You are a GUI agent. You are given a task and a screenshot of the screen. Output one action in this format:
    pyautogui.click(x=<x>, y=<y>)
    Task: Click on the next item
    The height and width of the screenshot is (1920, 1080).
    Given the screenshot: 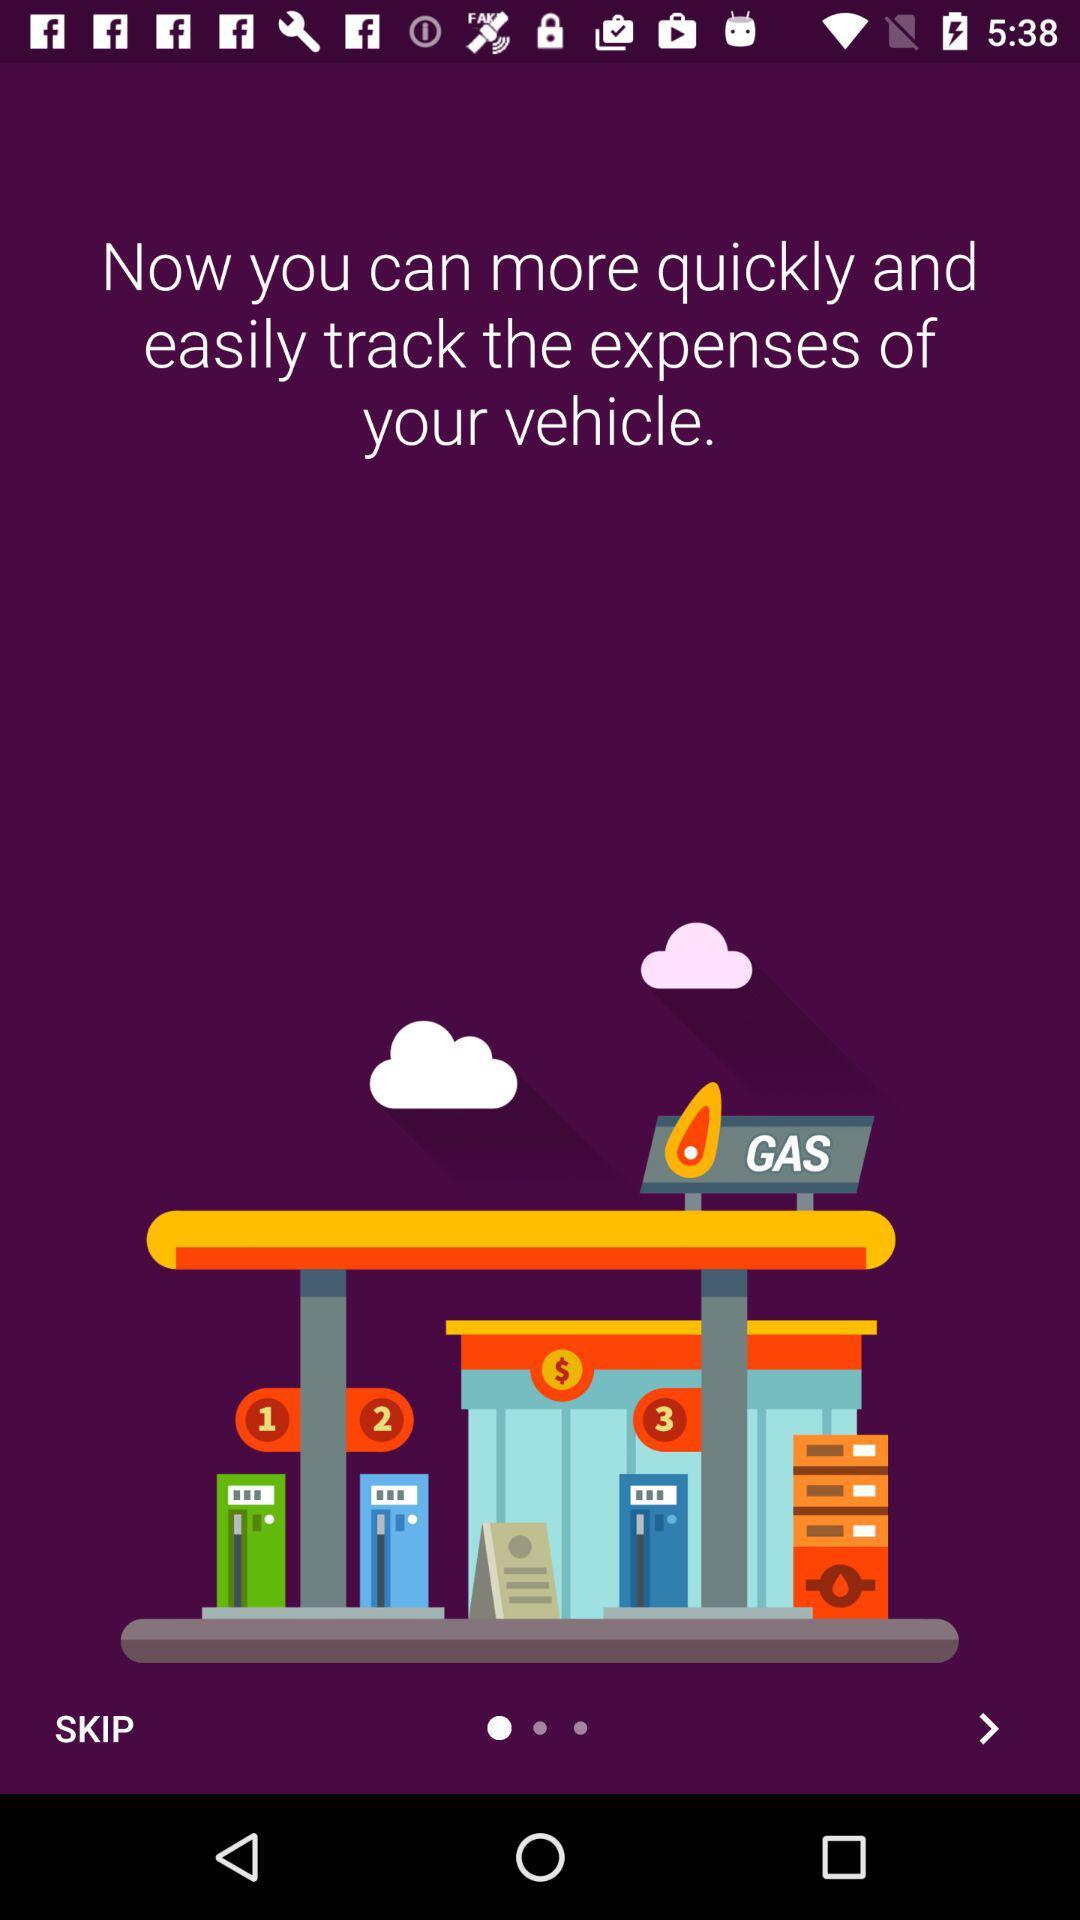 What is the action you would take?
    pyautogui.click(x=987, y=1727)
    